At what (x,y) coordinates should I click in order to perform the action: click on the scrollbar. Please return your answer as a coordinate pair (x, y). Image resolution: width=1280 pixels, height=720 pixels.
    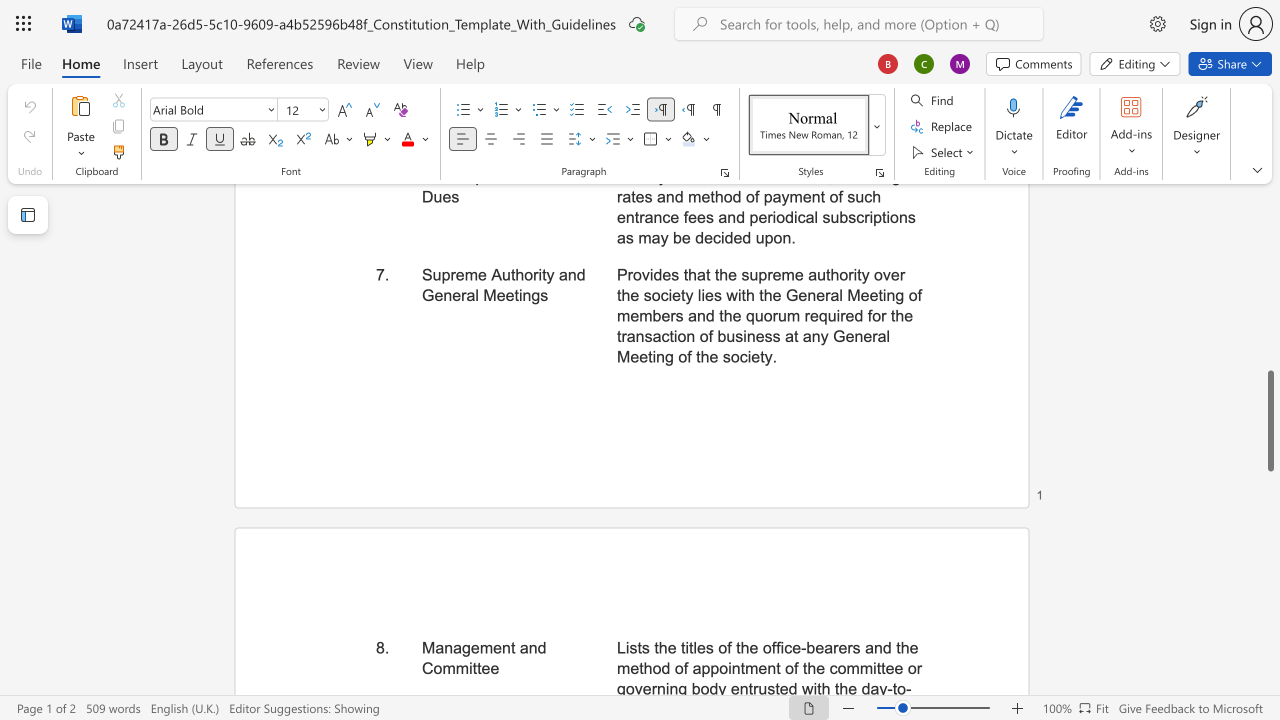
    Looking at the image, I should click on (1269, 338).